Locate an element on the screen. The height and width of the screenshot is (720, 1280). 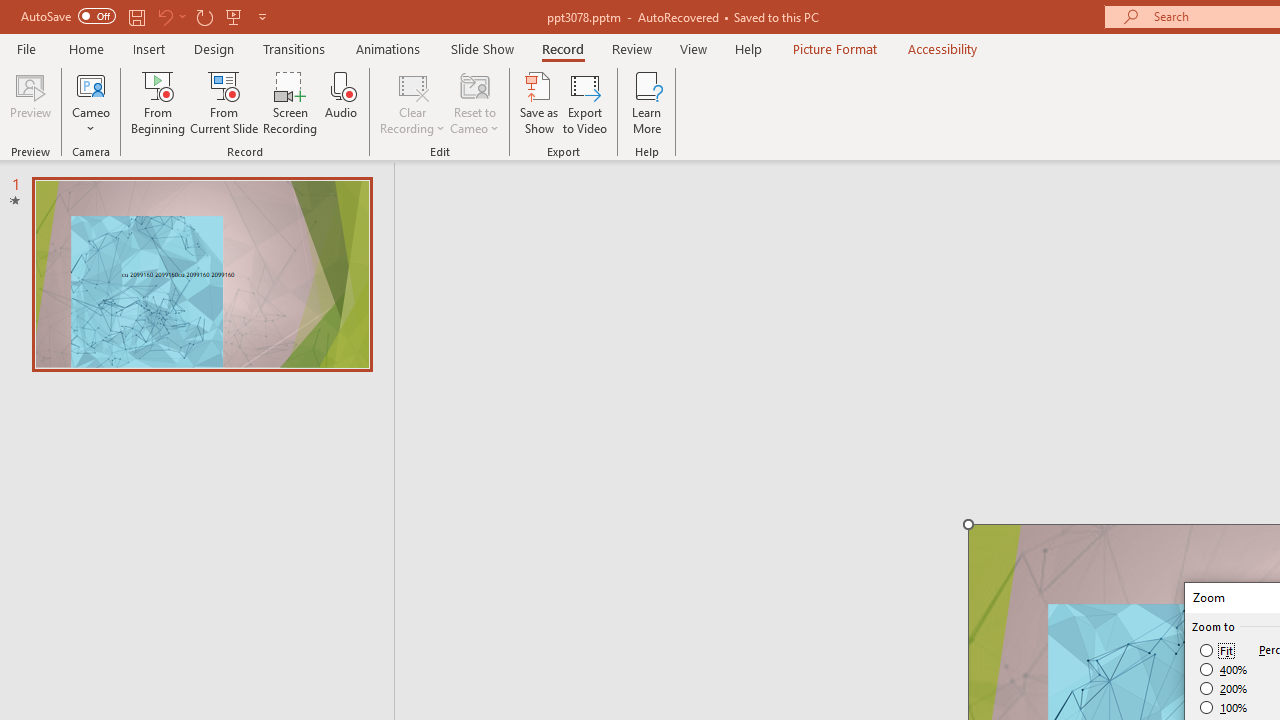
'From Current Slide...' is located at coordinates (224, 103).